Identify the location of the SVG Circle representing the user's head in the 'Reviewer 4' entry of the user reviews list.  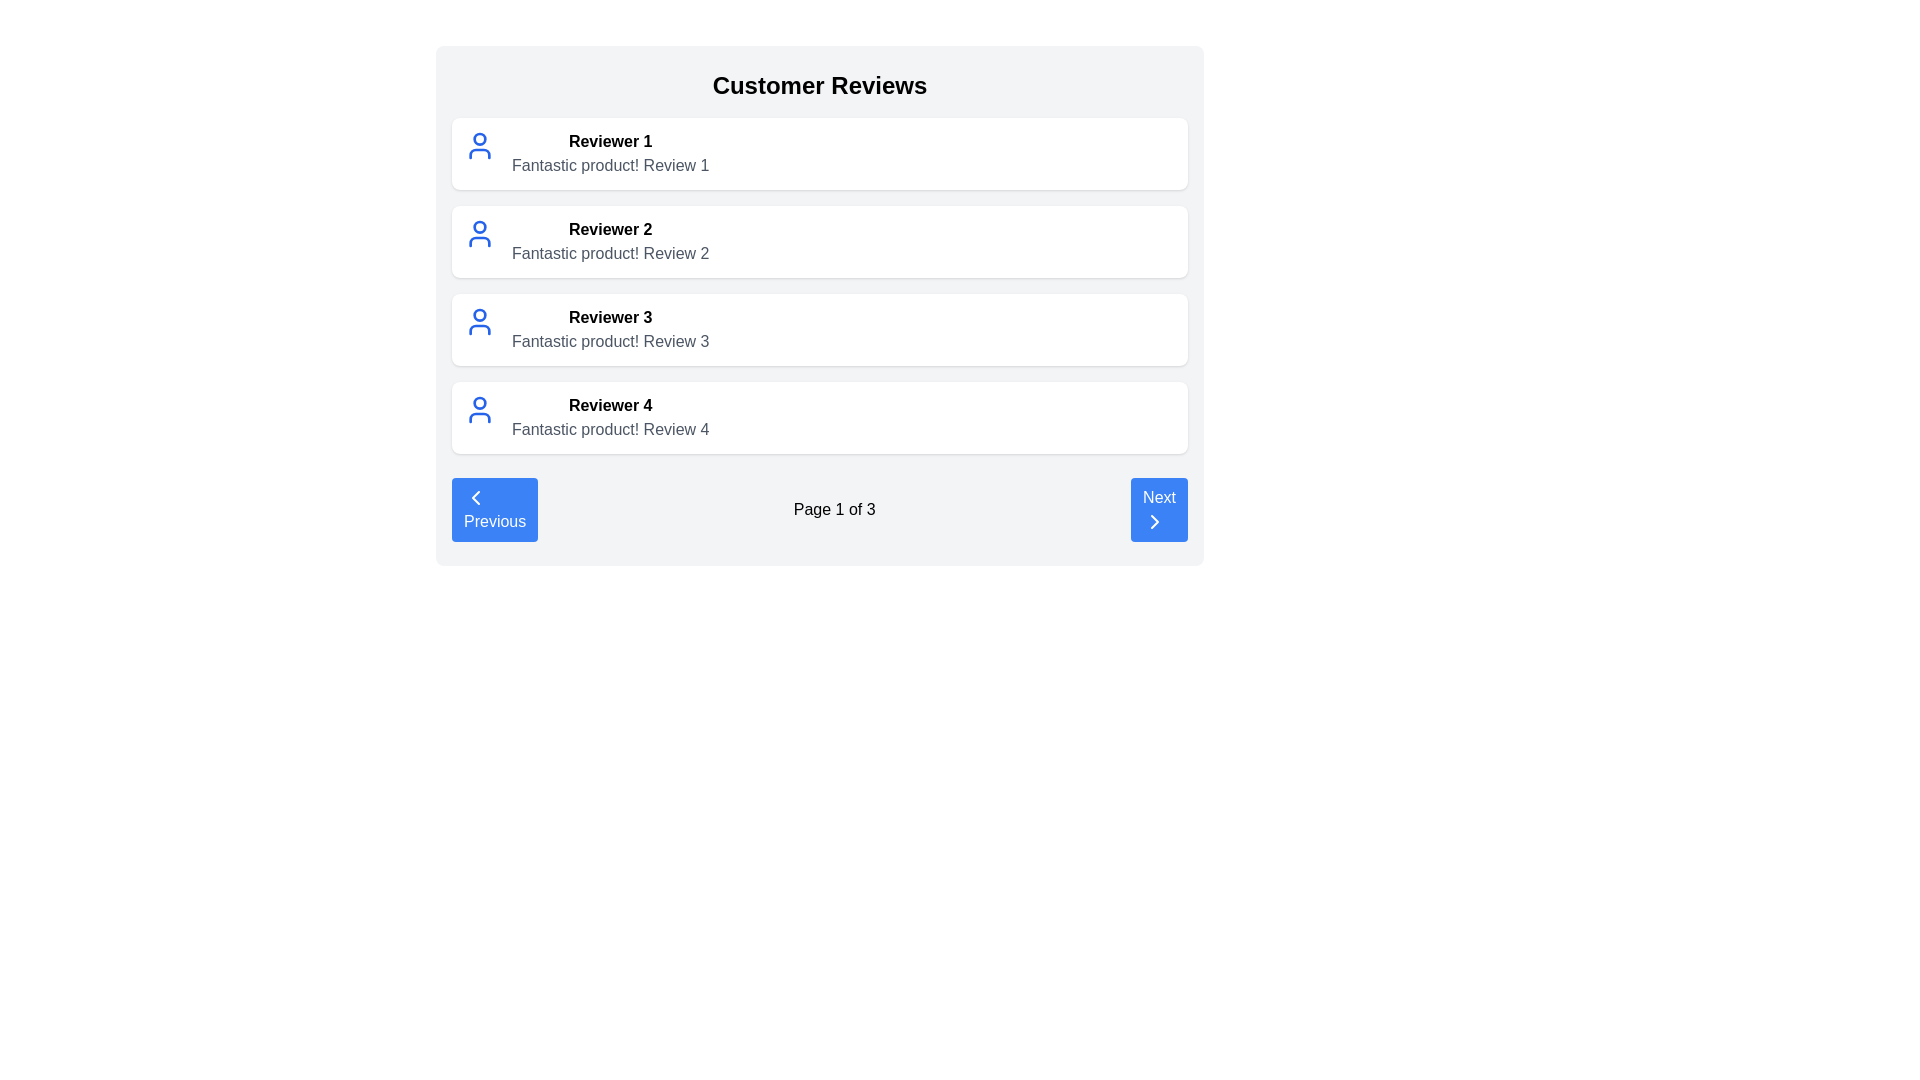
(480, 402).